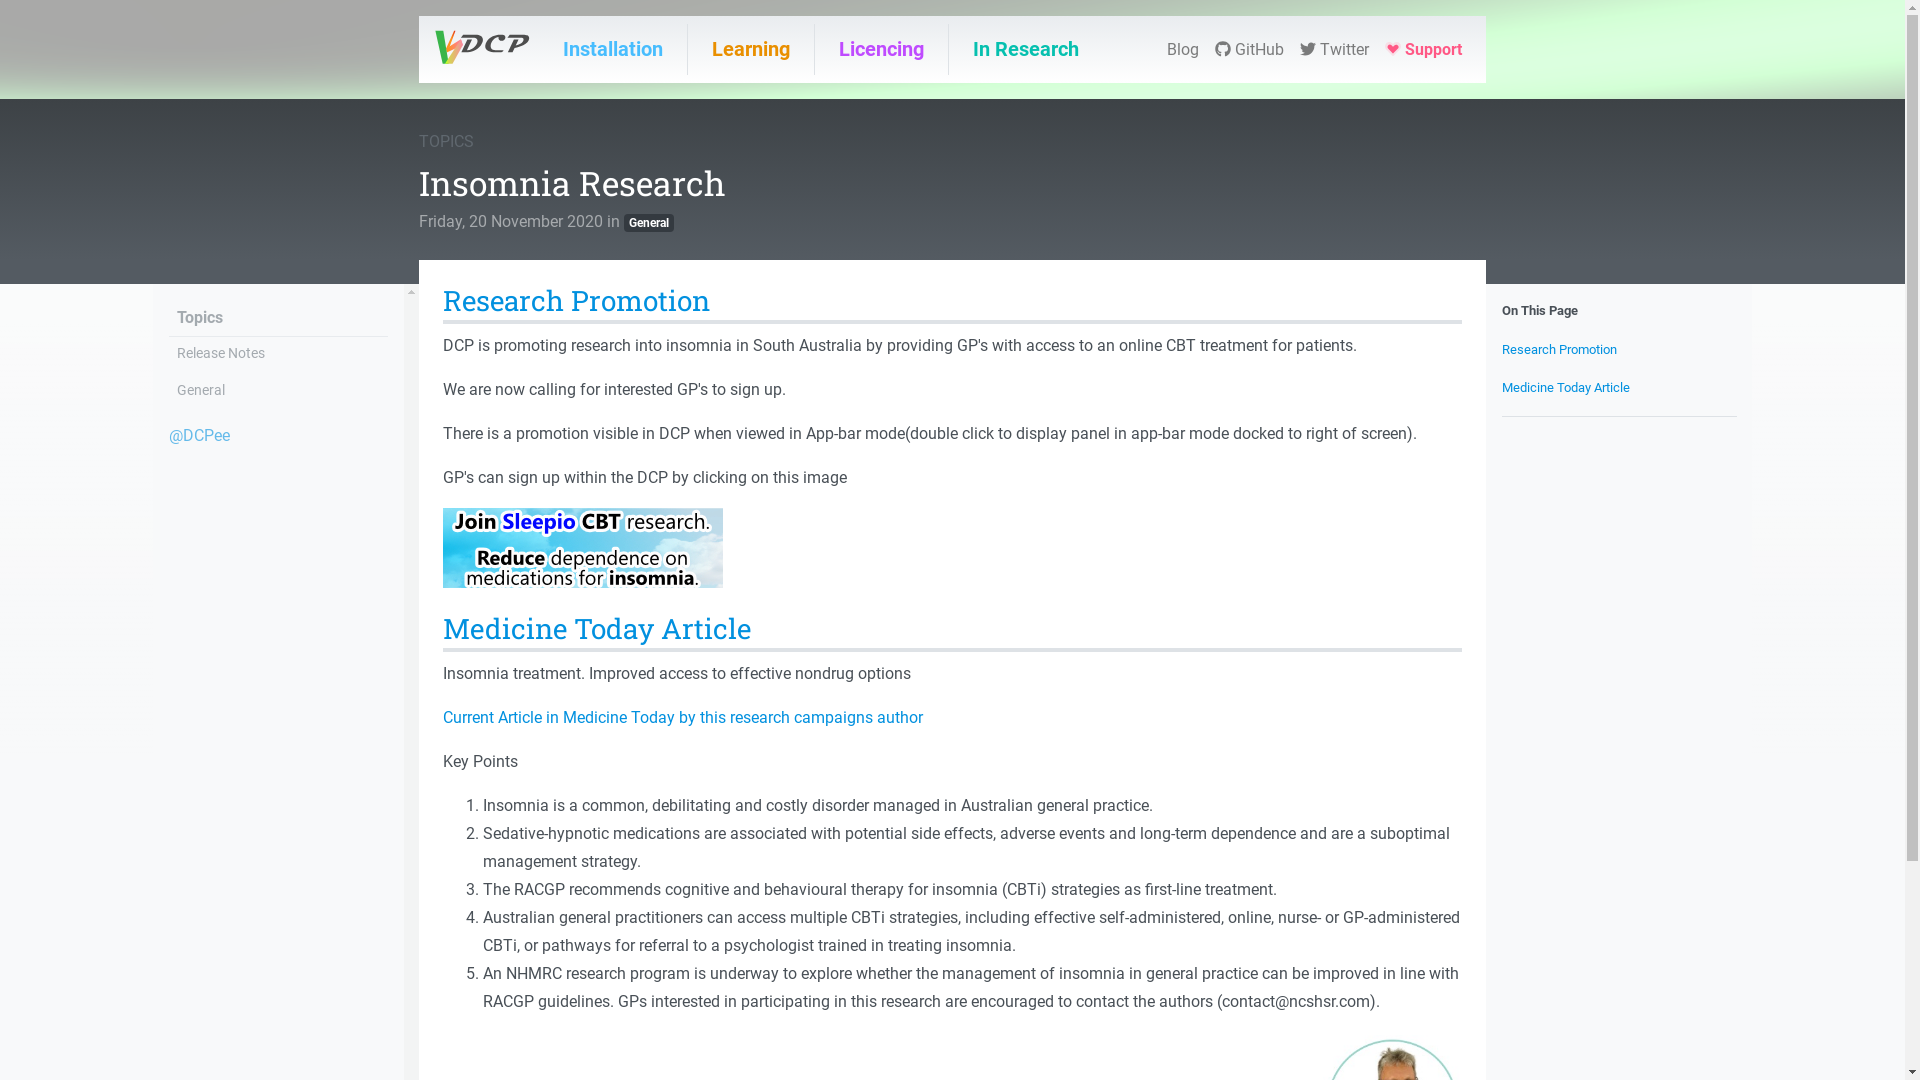 This screenshot has width=1920, height=1080. I want to click on 'Support', so click(1422, 49).